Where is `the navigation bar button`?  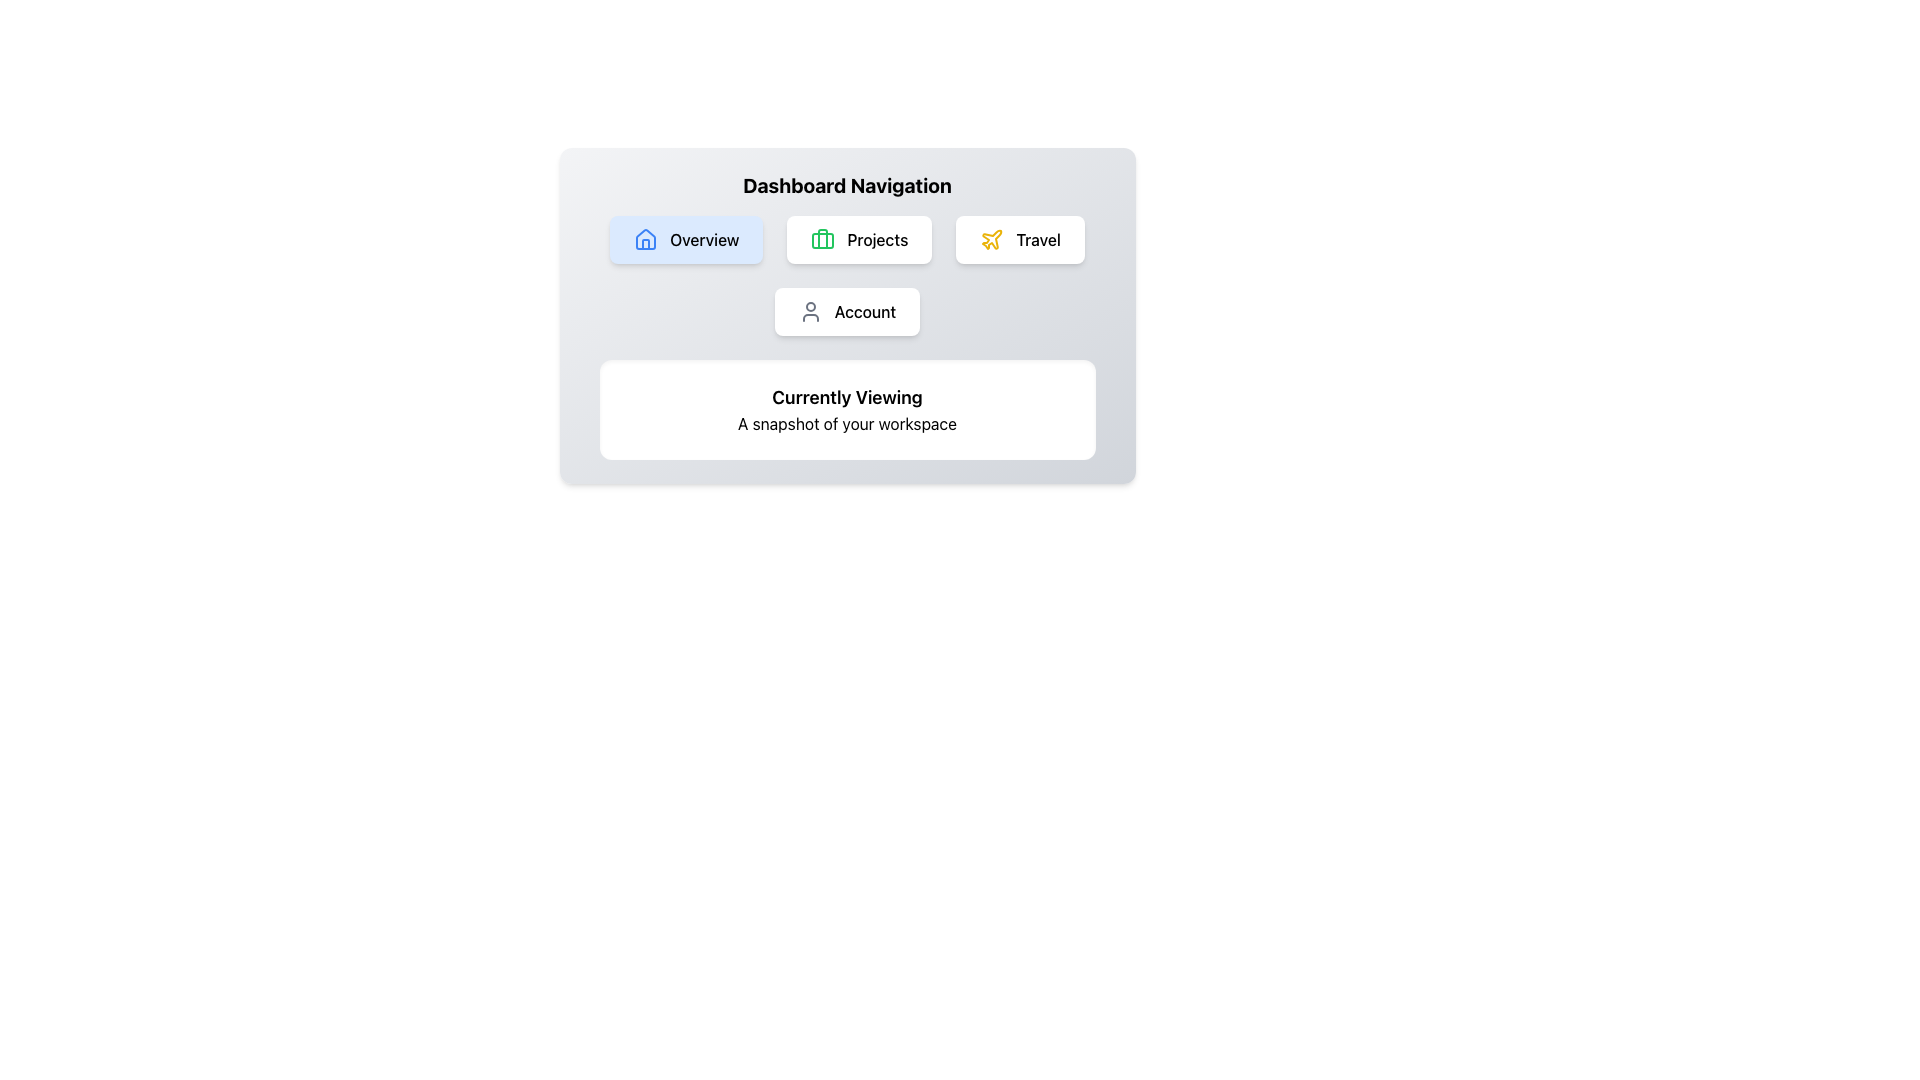
the navigation bar button is located at coordinates (847, 276).